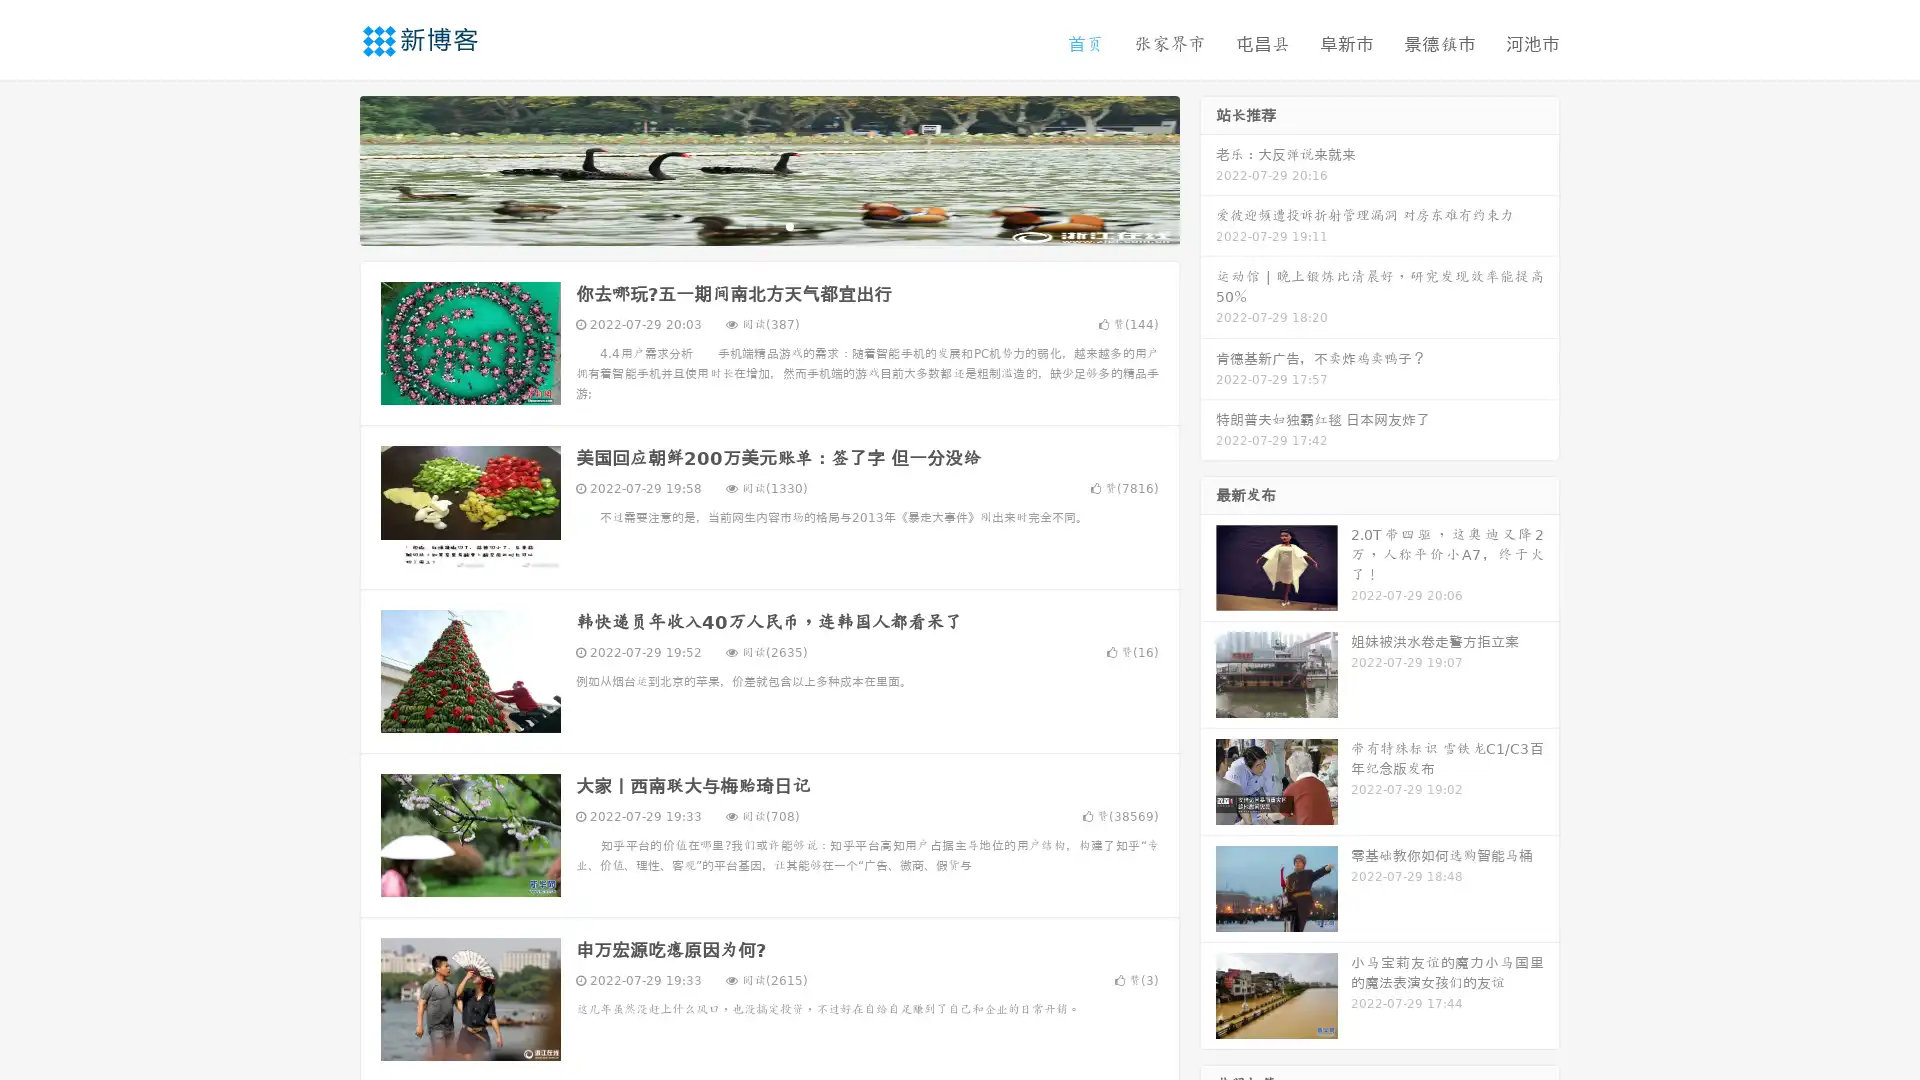  Describe the element at coordinates (1208, 168) in the screenshot. I see `Next slide` at that location.